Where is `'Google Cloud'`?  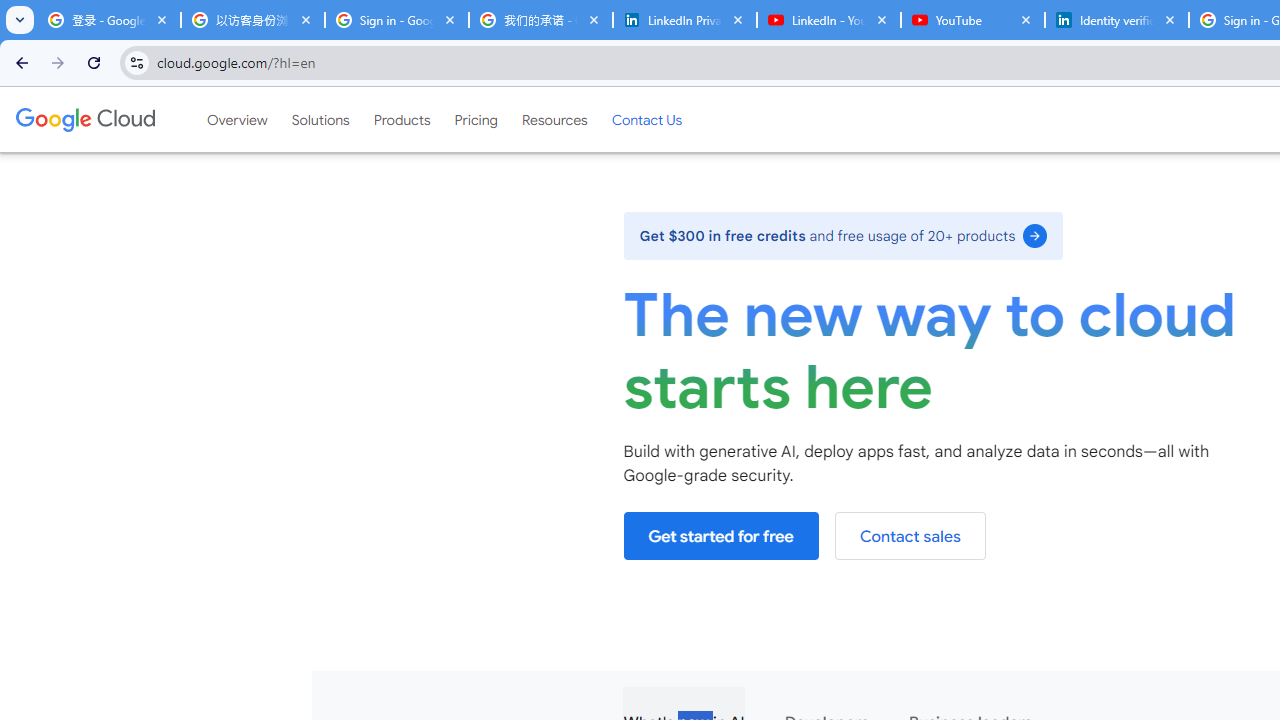 'Google Cloud' is located at coordinates (84, 119).